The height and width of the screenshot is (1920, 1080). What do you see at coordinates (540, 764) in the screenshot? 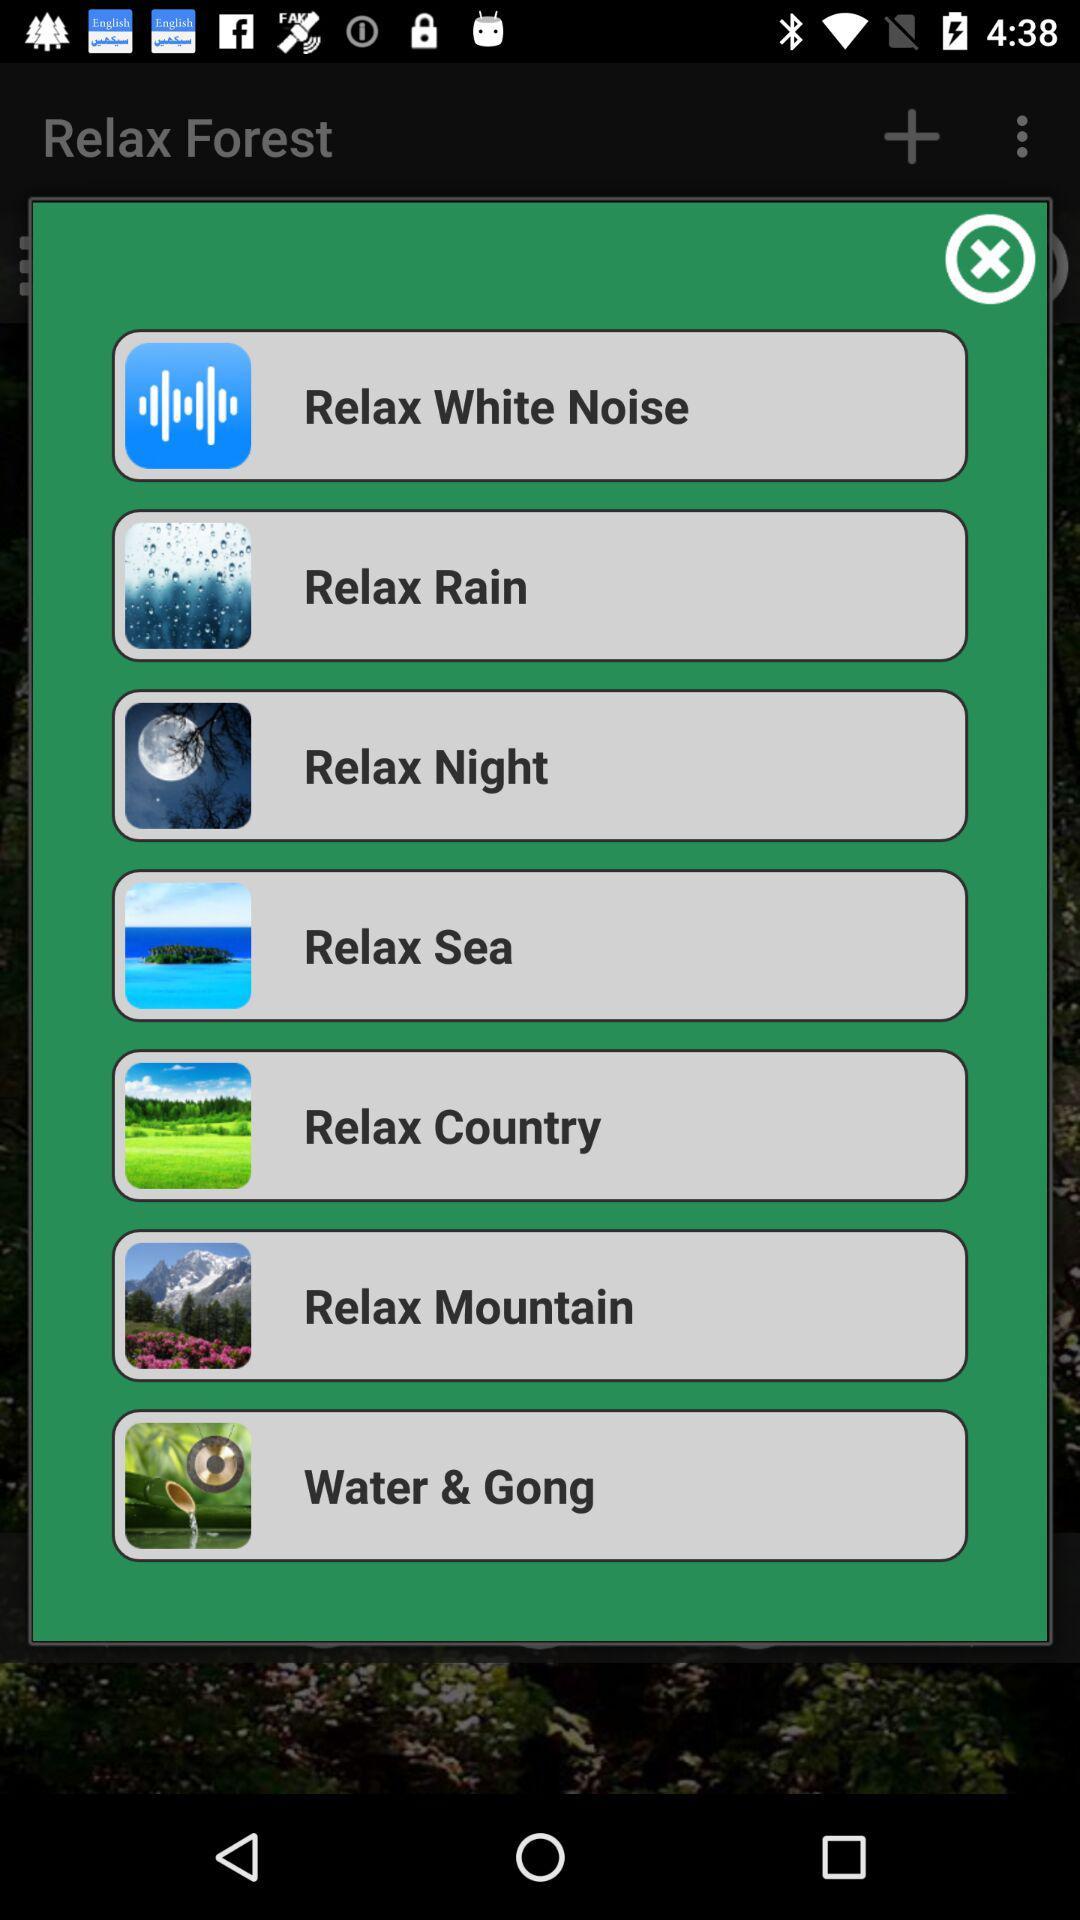
I see `the relax night` at bounding box center [540, 764].